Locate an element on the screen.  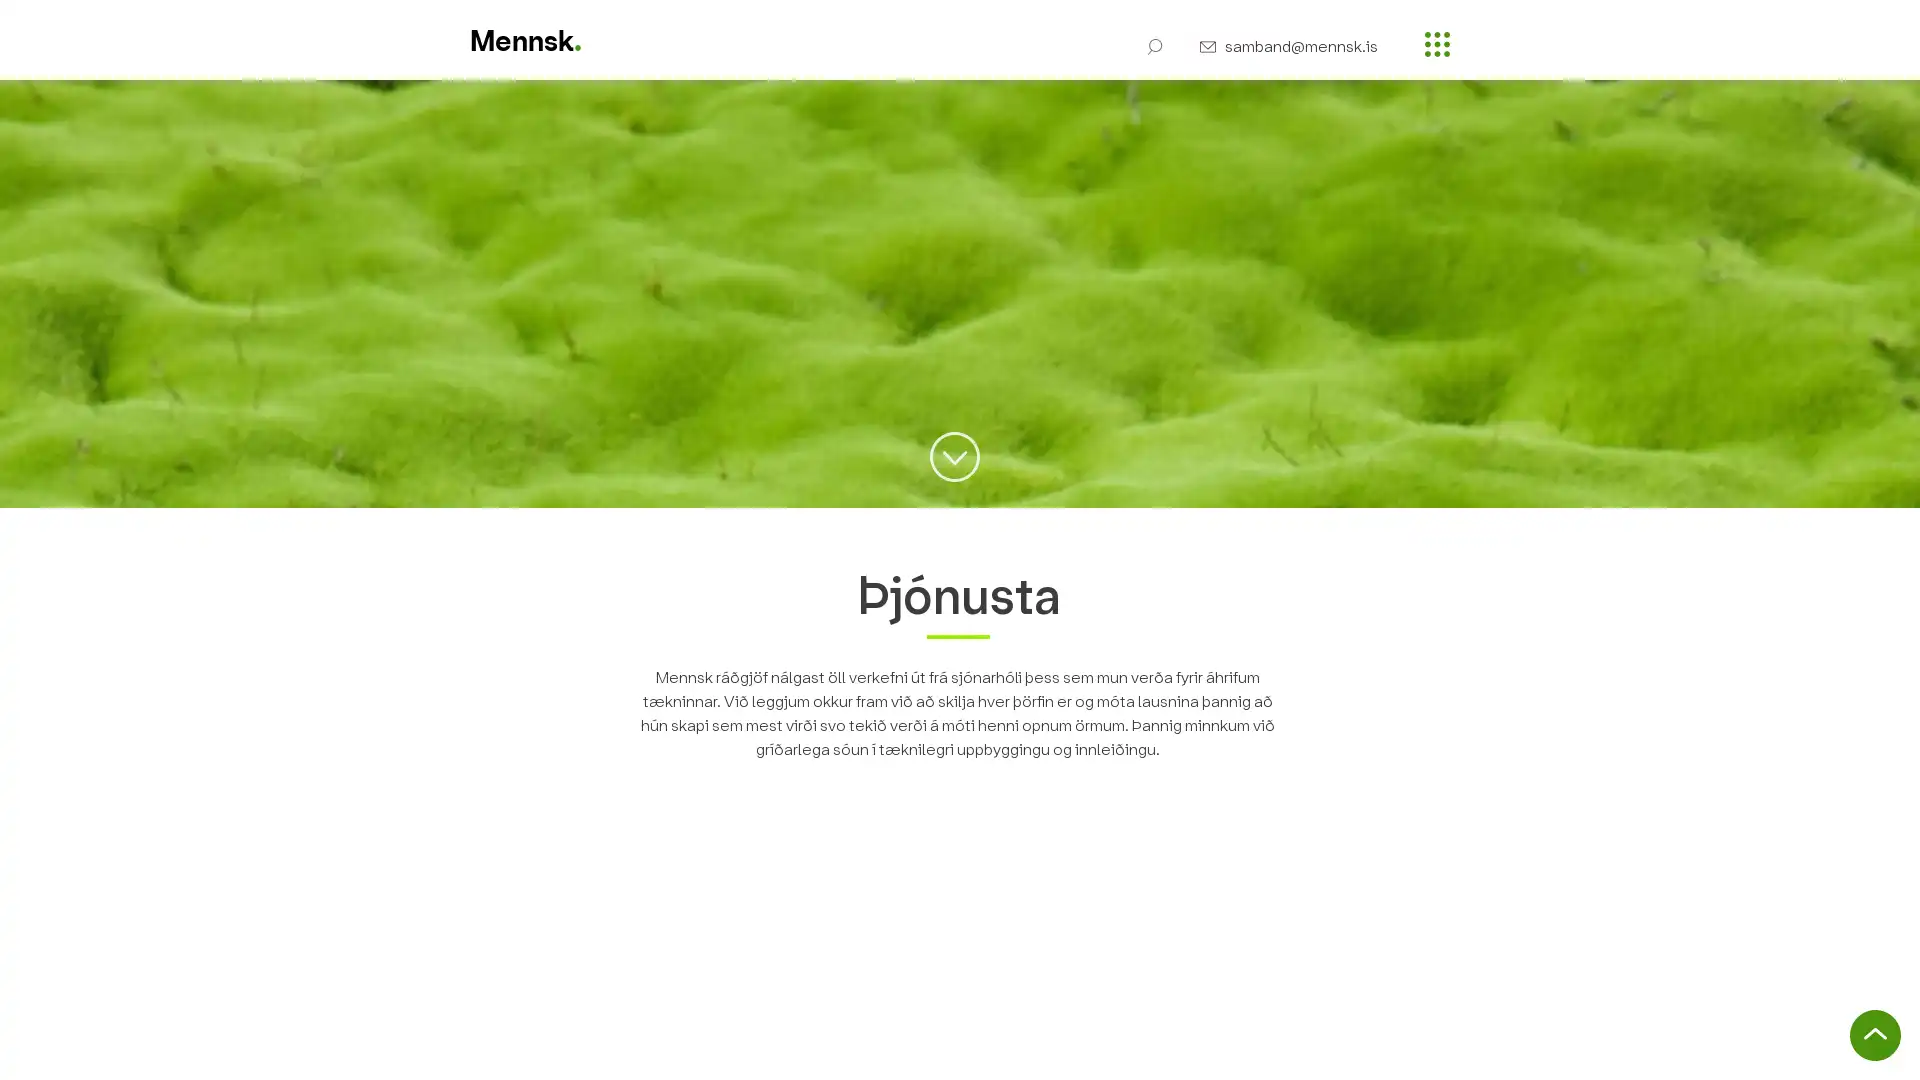
Close is located at coordinates (1895, 1047).